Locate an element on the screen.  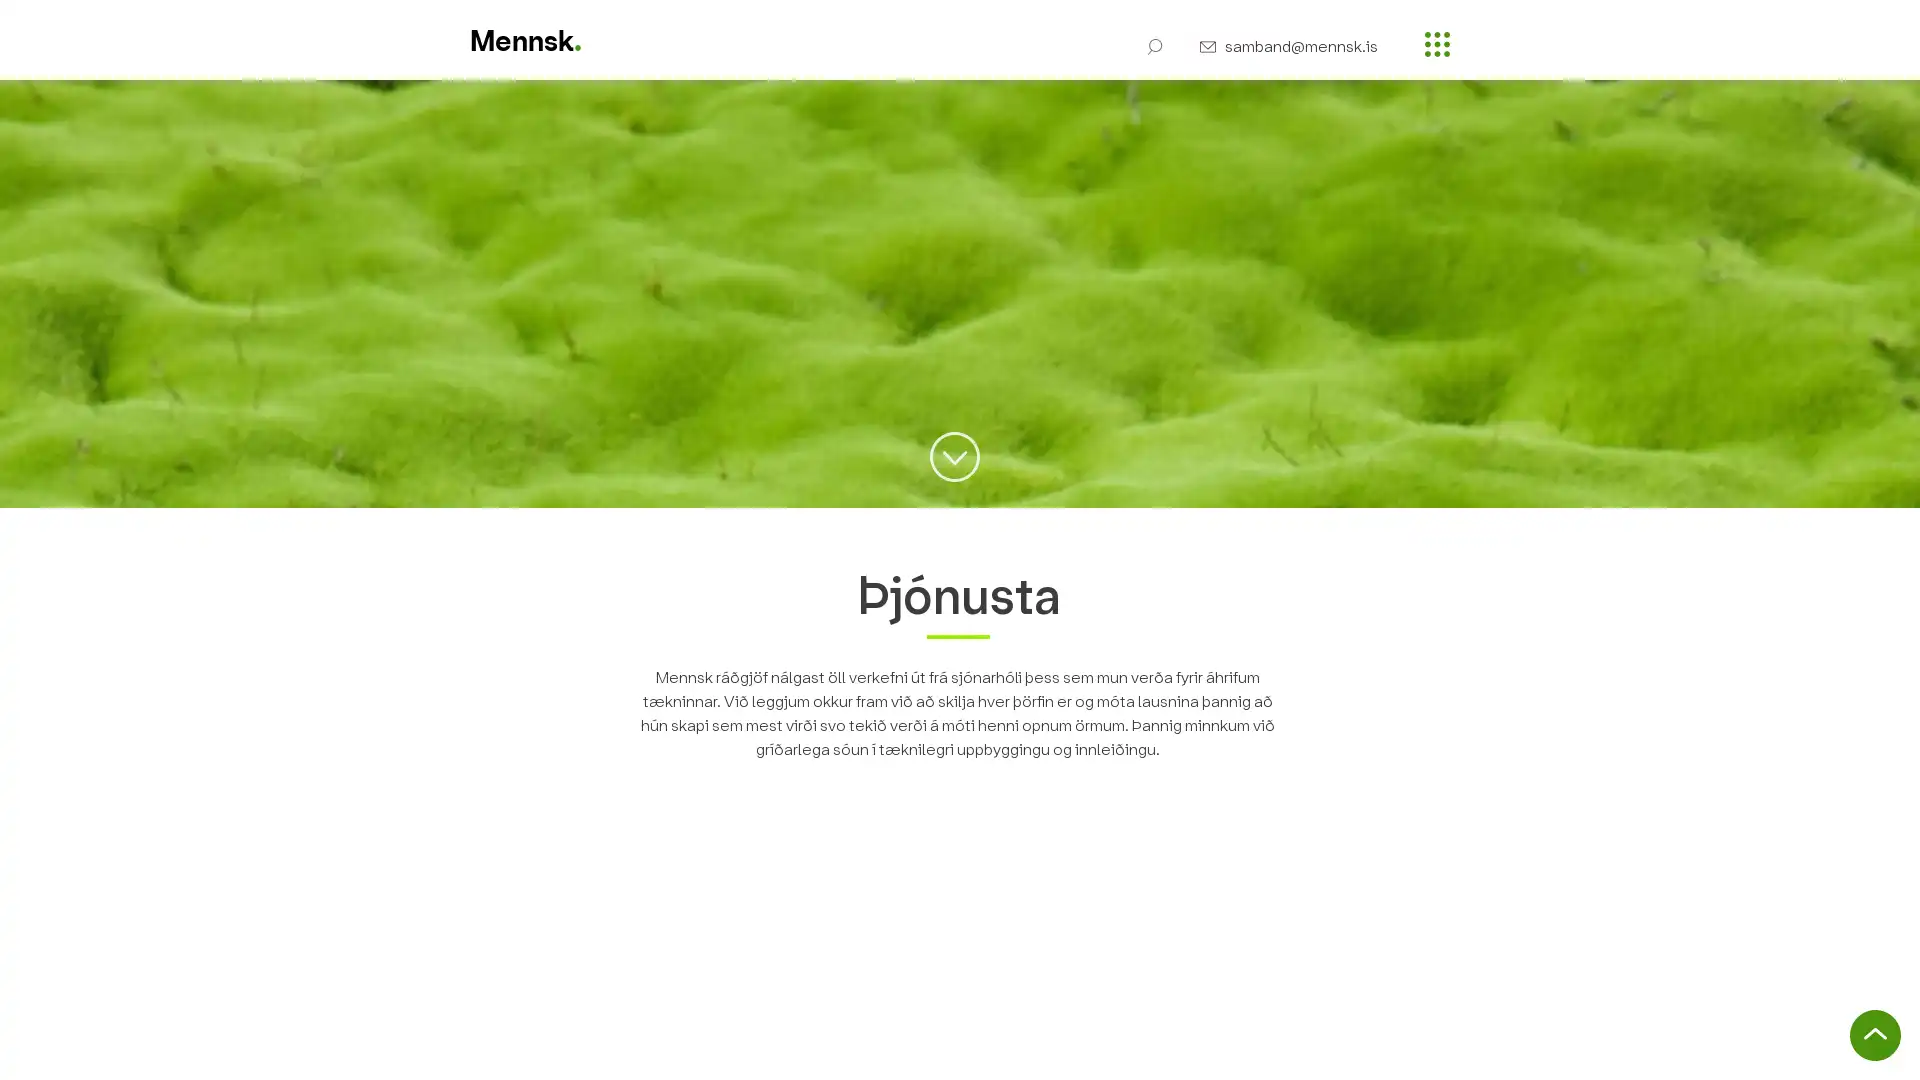
Close is located at coordinates (1895, 1047).